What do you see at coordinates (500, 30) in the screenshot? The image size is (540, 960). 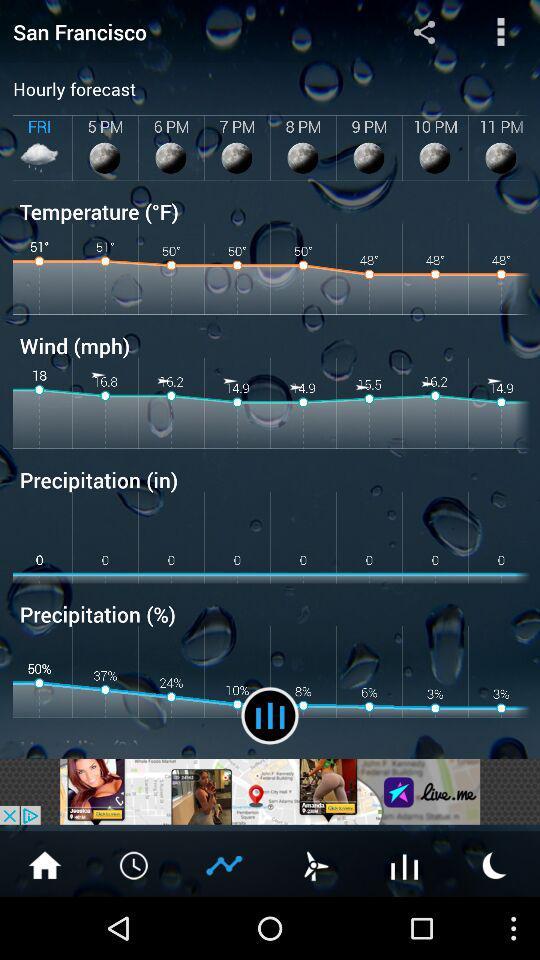 I see `the item above the hourly forecast icon` at bounding box center [500, 30].